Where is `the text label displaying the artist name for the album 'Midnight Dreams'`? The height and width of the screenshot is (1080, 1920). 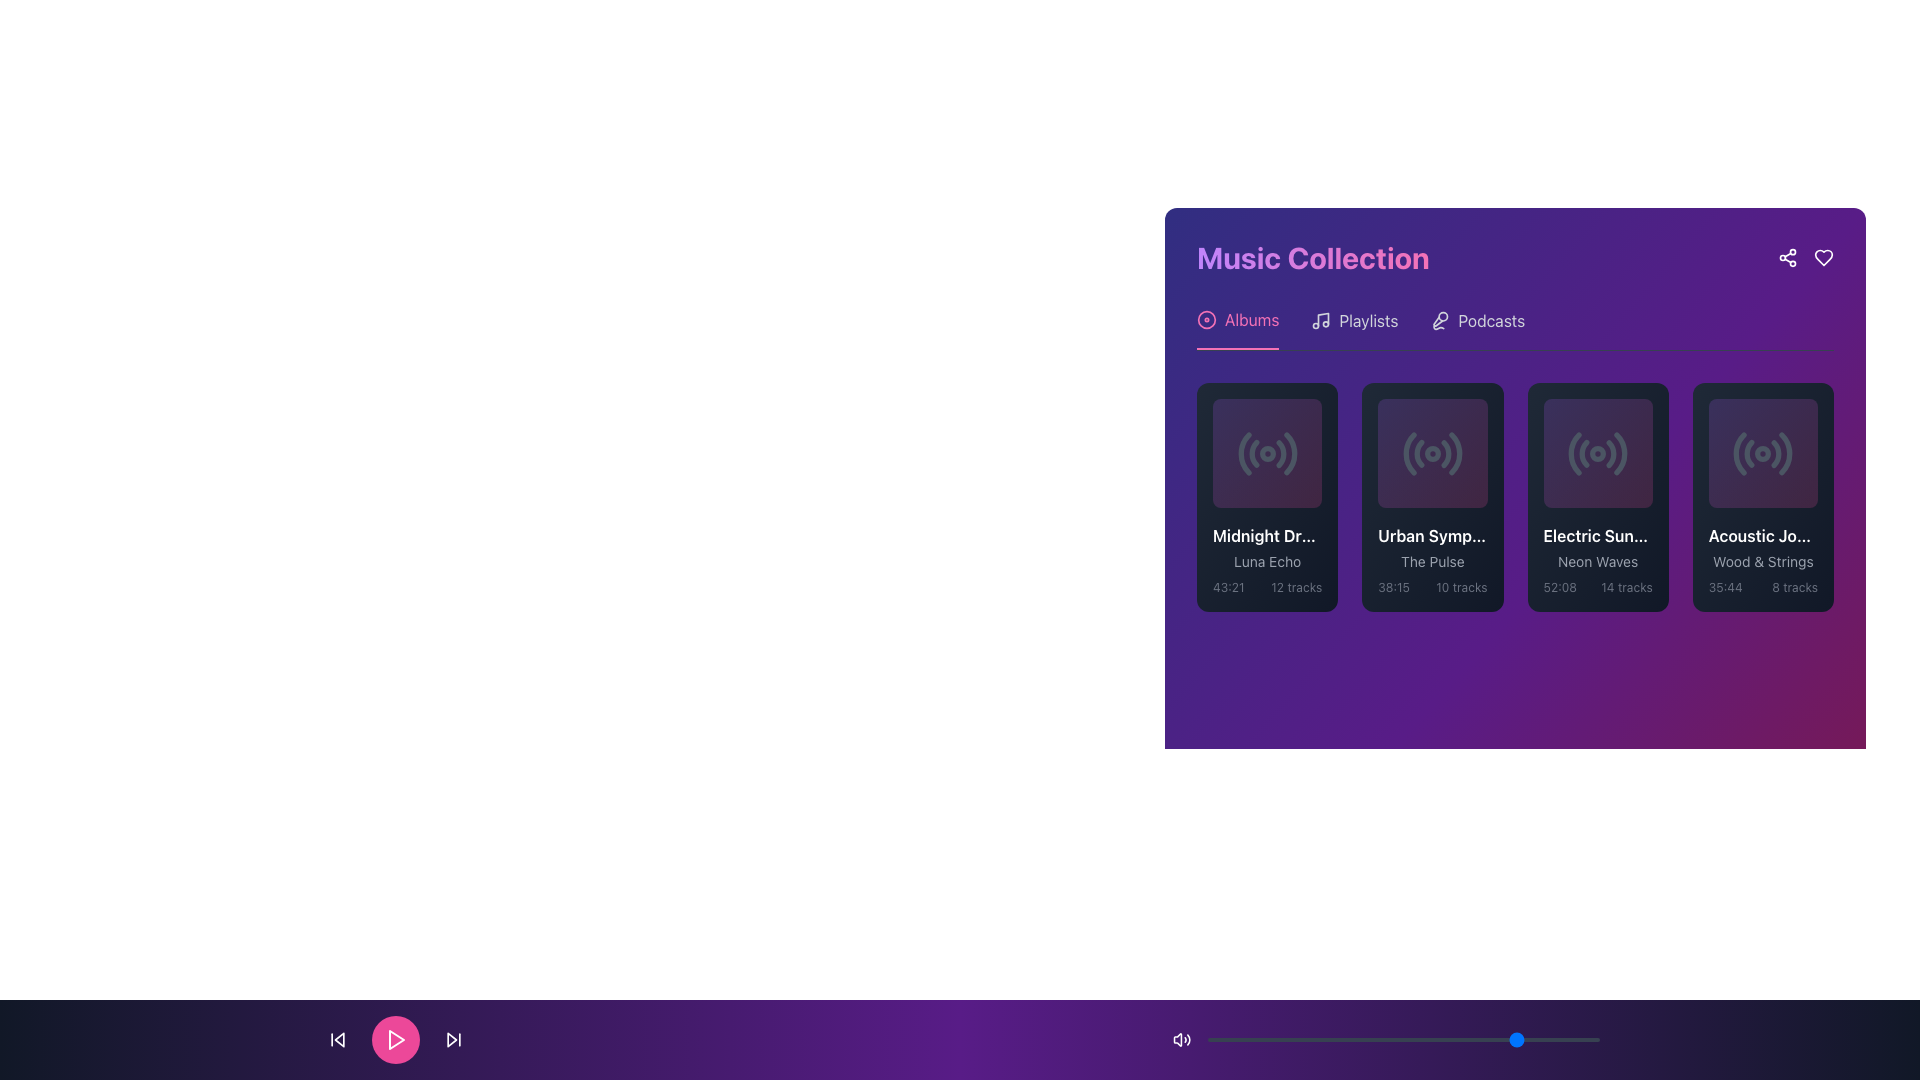 the text label displaying the artist name for the album 'Midnight Dreams' is located at coordinates (1266, 562).